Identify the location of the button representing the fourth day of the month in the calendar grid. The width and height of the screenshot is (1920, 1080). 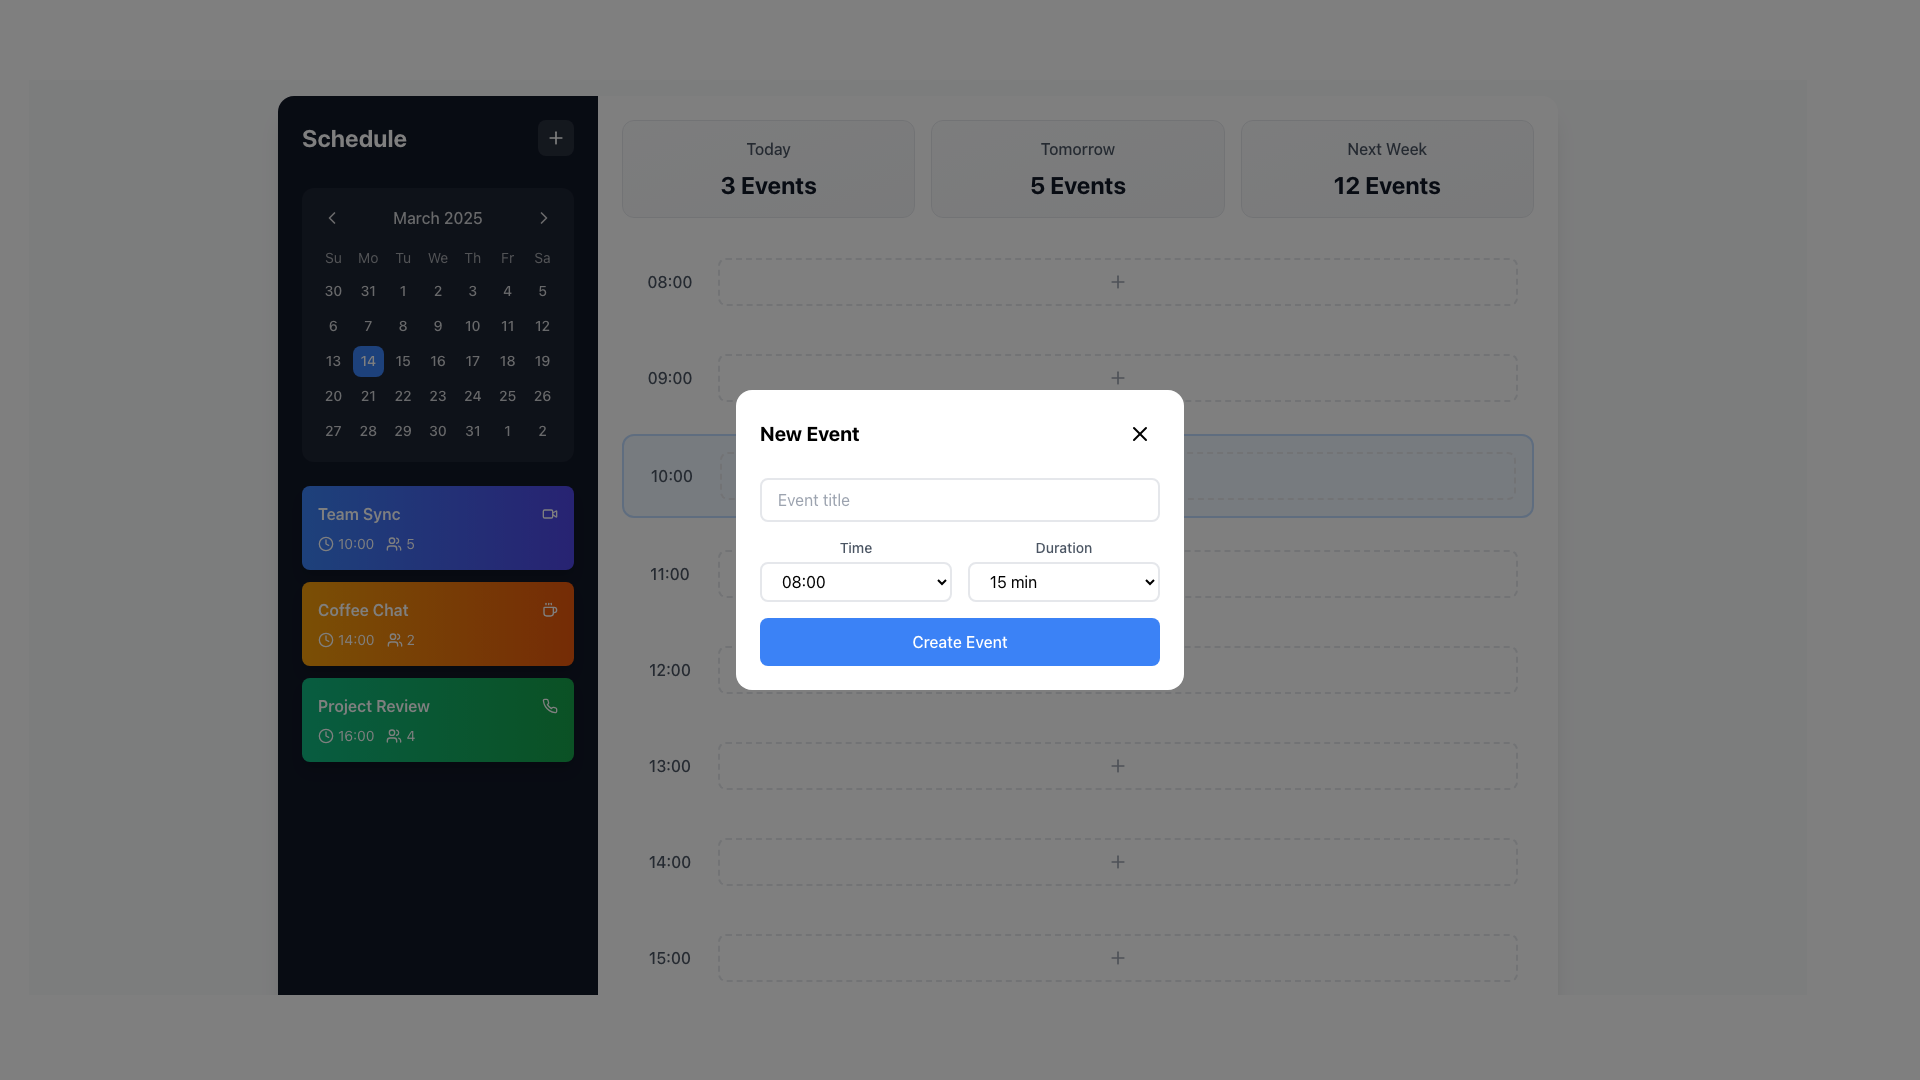
(507, 291).